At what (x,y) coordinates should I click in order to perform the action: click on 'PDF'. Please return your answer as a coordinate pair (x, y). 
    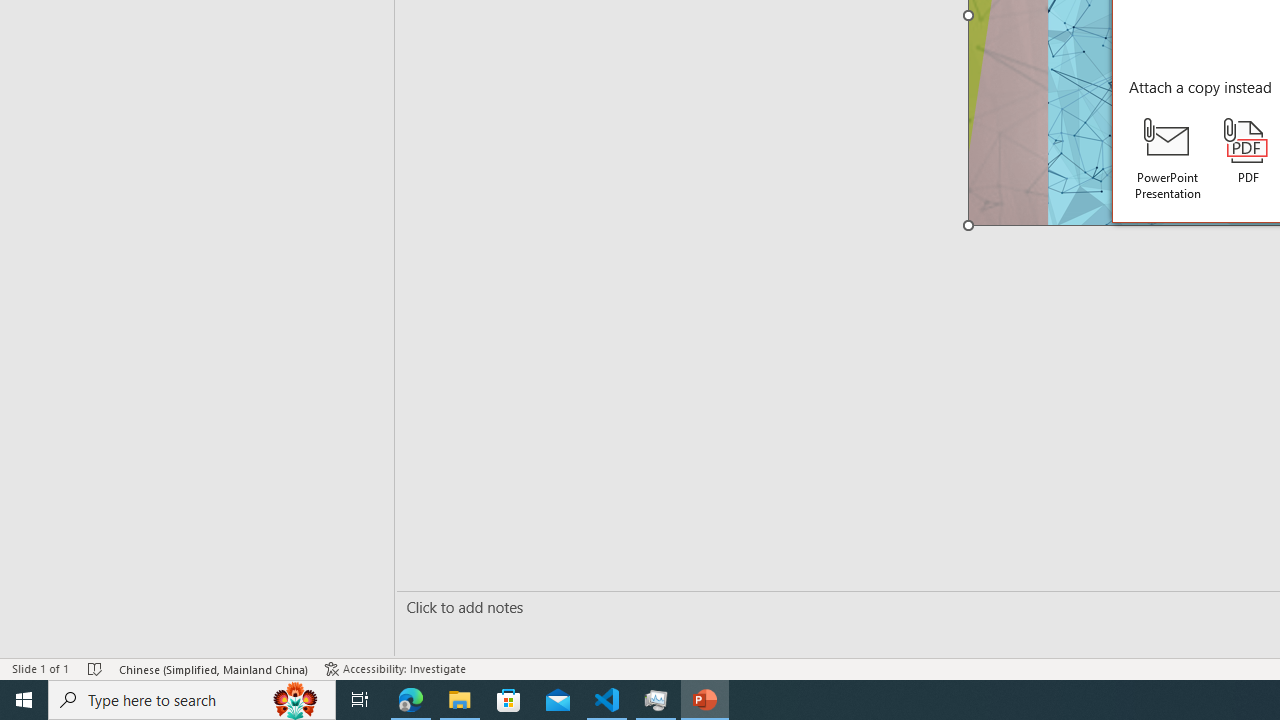
    Looking at the image, I should click on (1247, 150).